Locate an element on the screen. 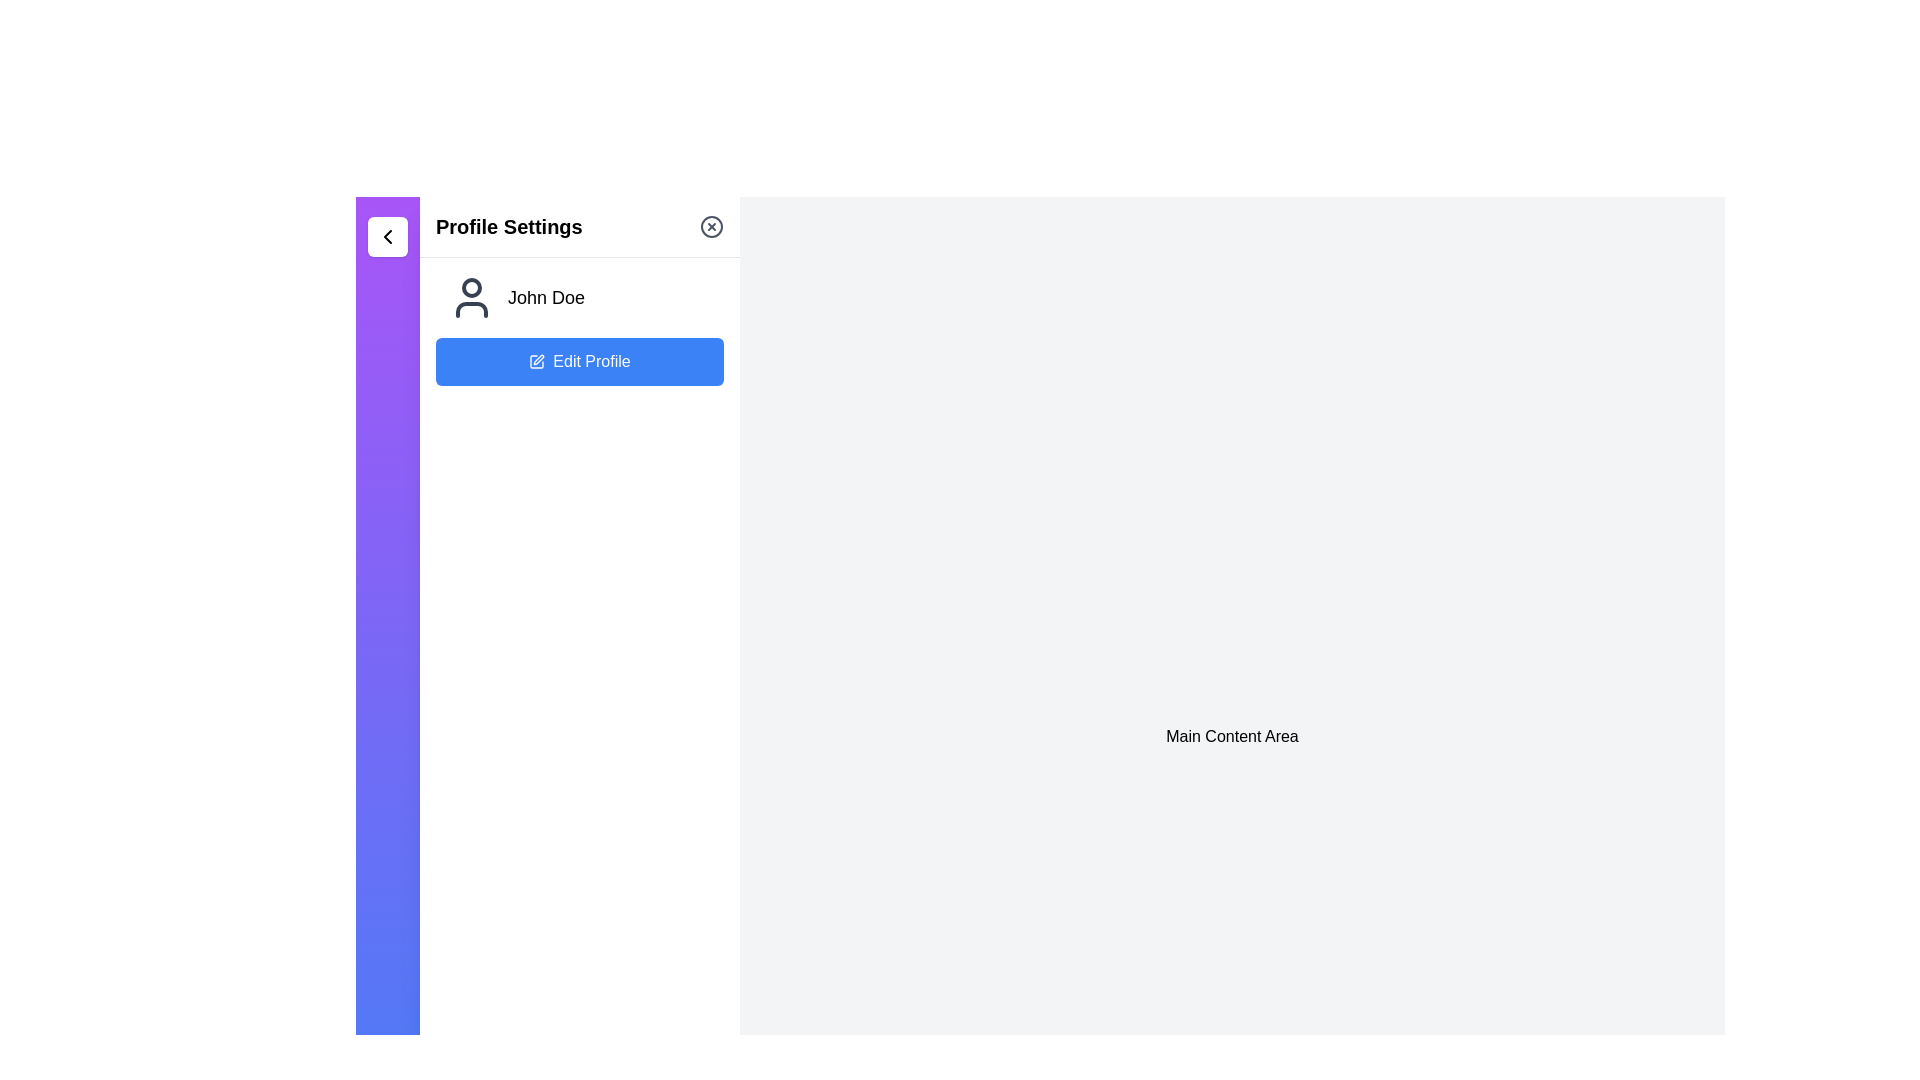 This screenshot has height=1080, width=1920. the profile edit button located below 'John Doe' in the left panel is located at coordinates (579, 362).